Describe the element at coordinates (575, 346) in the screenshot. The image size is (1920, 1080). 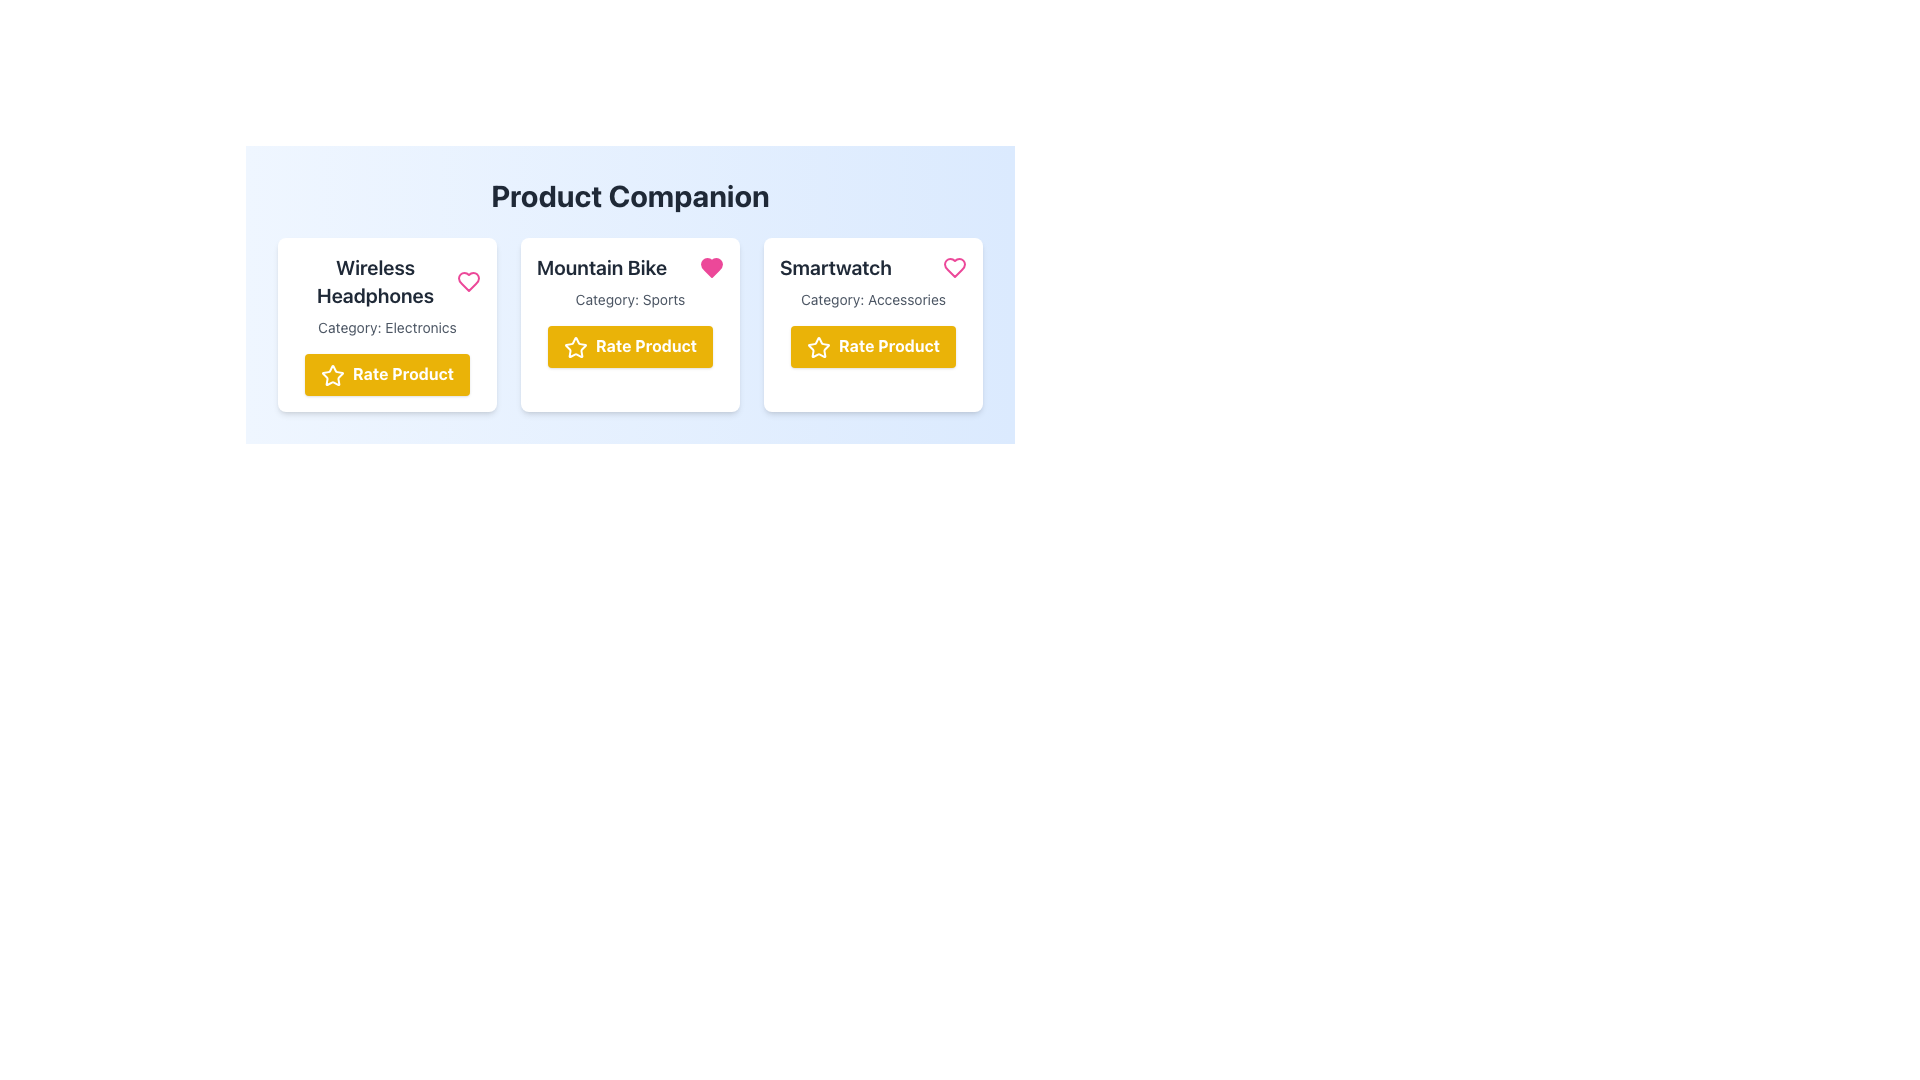
I see `the star icon within the 'Rate Product' button at the bottom of the 'Mountain Bike' card` at that location.